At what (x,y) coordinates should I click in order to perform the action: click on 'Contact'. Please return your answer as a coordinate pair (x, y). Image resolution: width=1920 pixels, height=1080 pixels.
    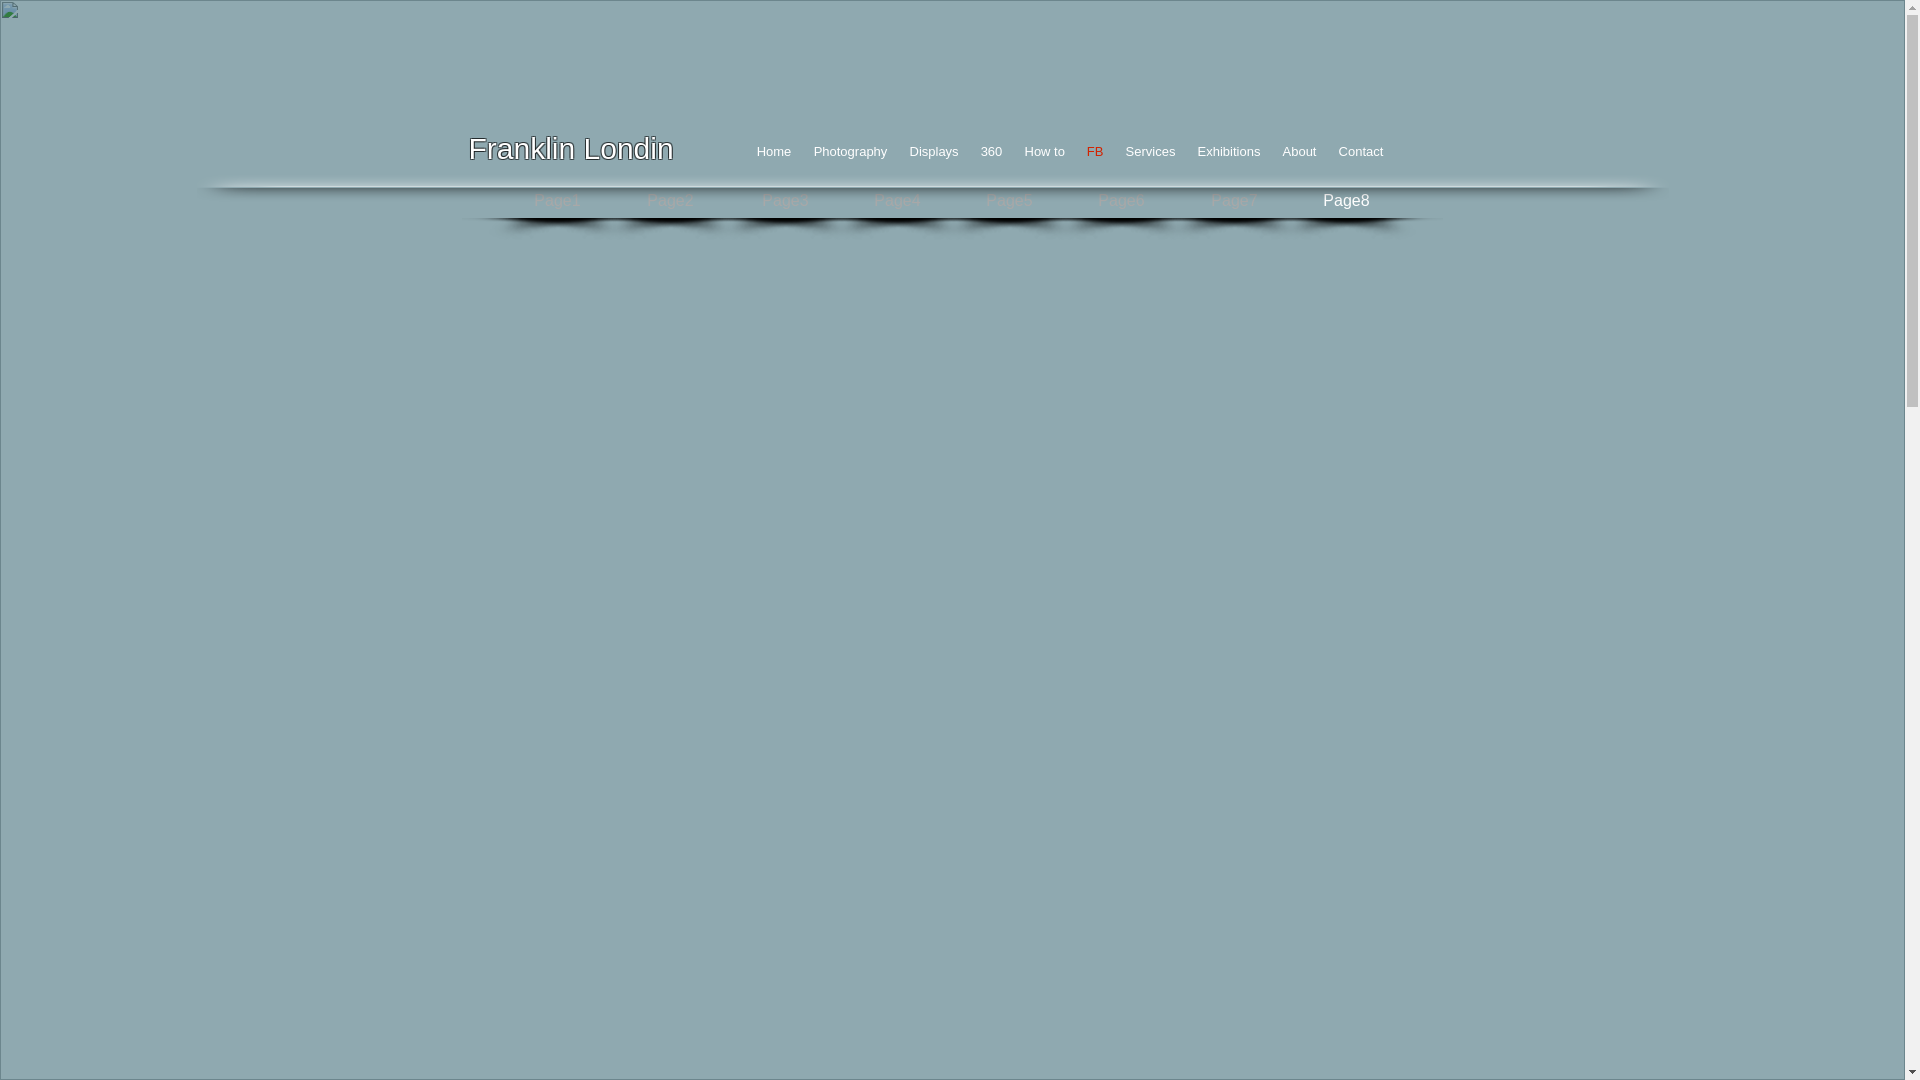
    Looking at the image, I should click on (1360, 150).